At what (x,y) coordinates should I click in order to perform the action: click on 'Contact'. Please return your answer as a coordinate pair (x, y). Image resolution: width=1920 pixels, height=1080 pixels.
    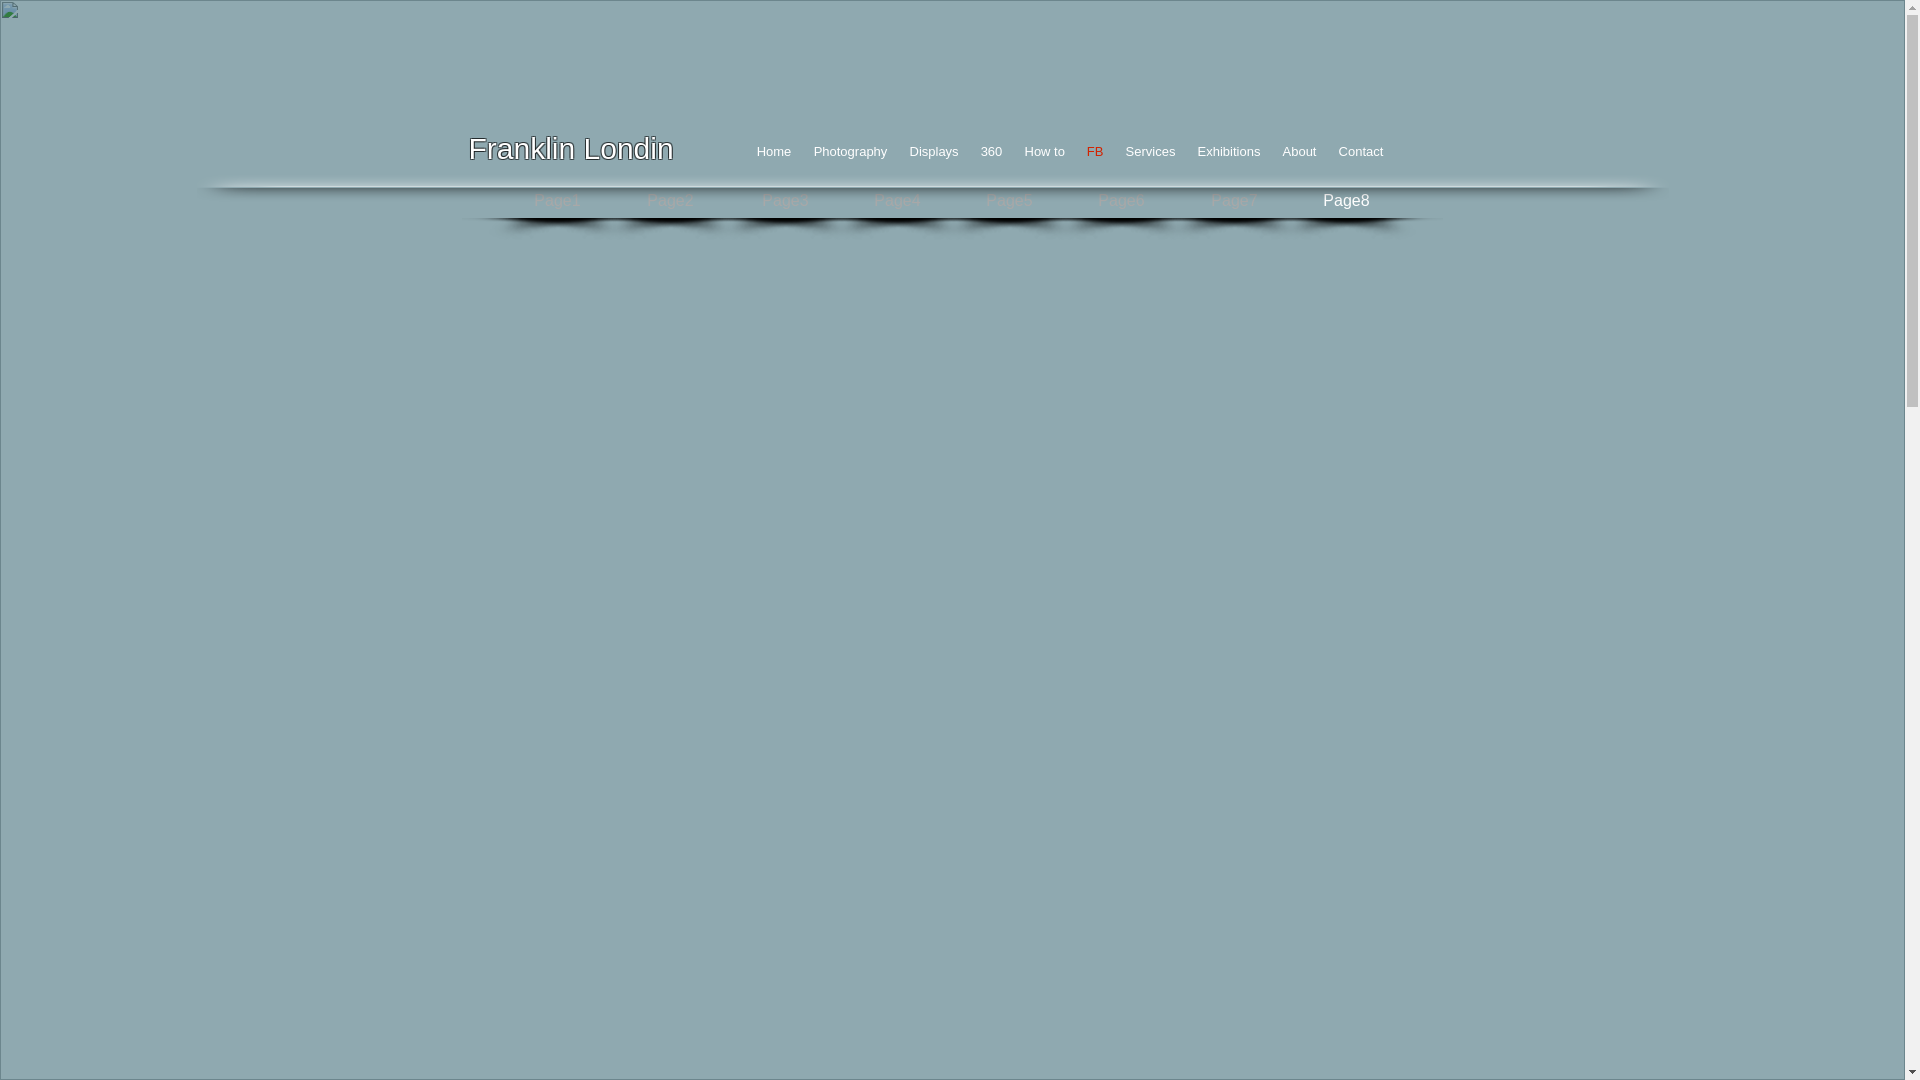
    Looking at the image, I should click on (1360, 150).